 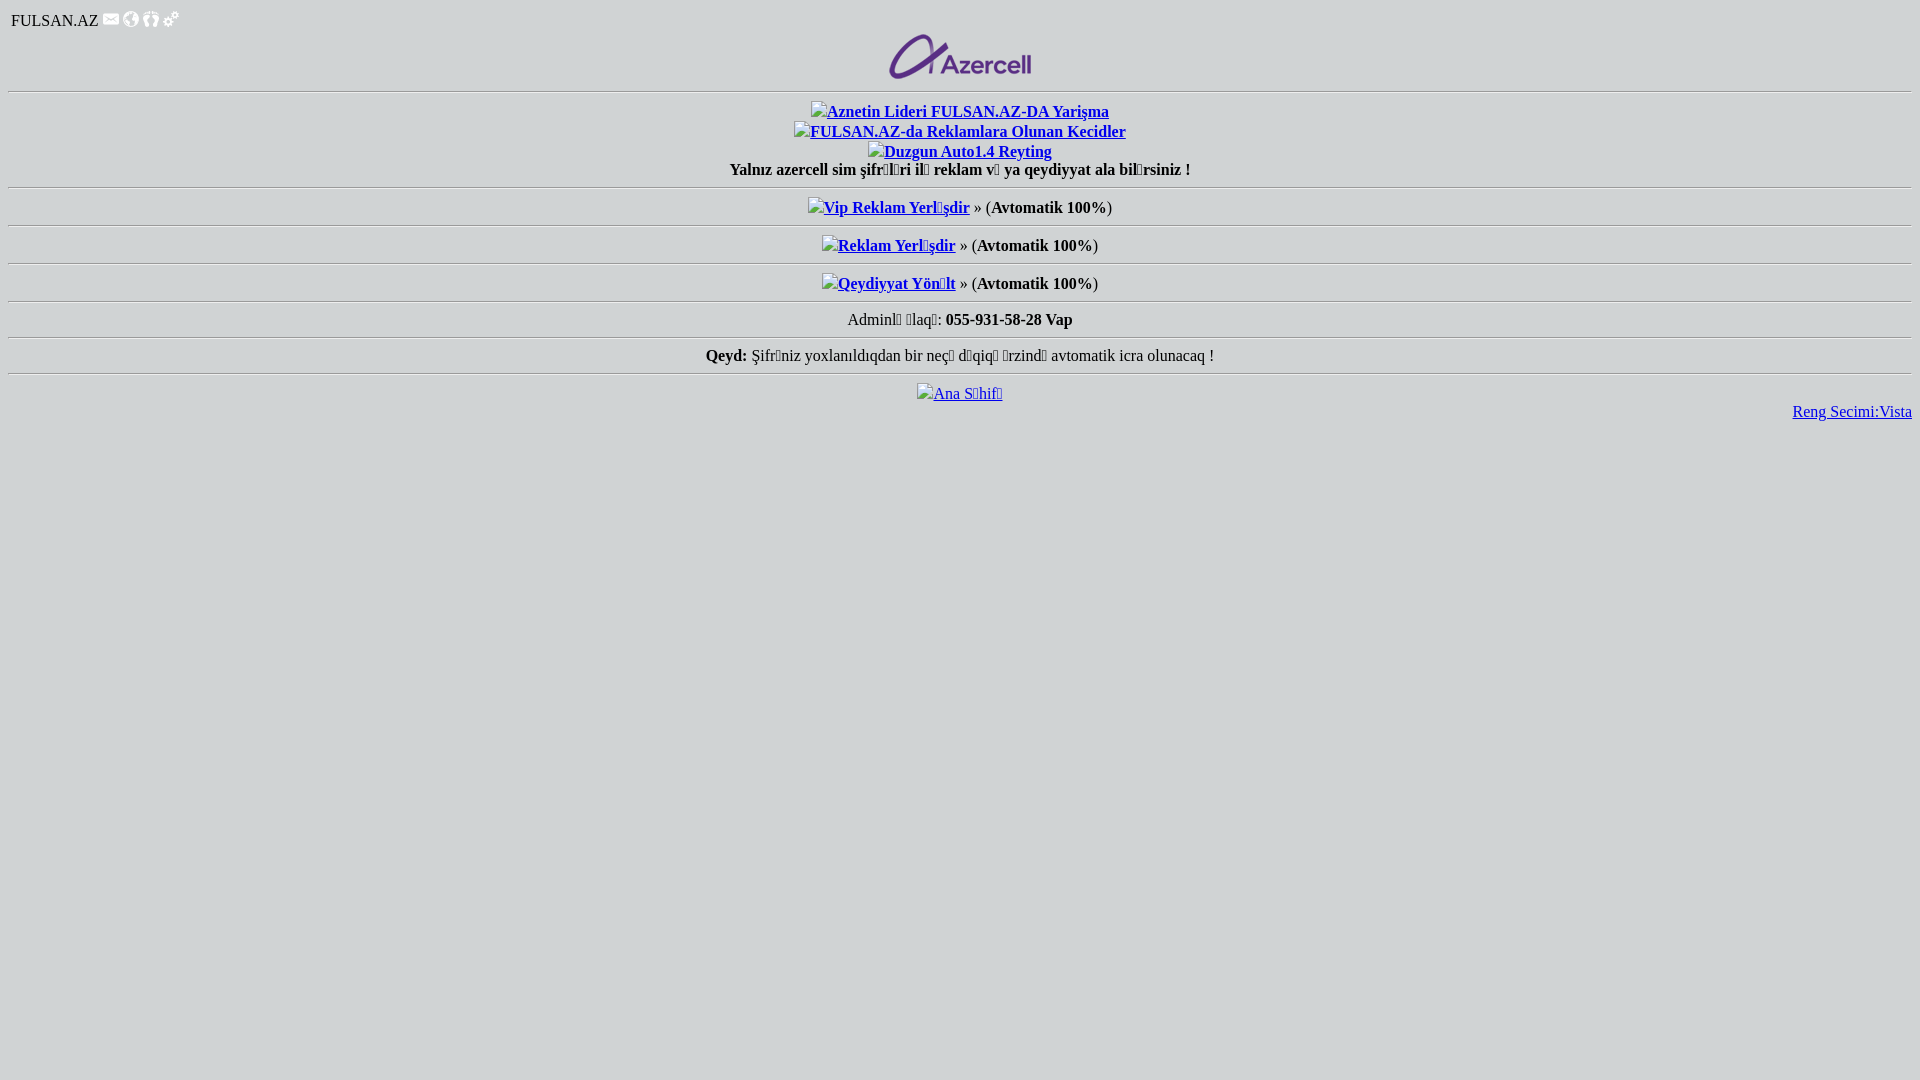 What do you see at coordinates (101, 19) in the screenshot?
I see `'Mesajlar'` at bounding box center [101, 19].